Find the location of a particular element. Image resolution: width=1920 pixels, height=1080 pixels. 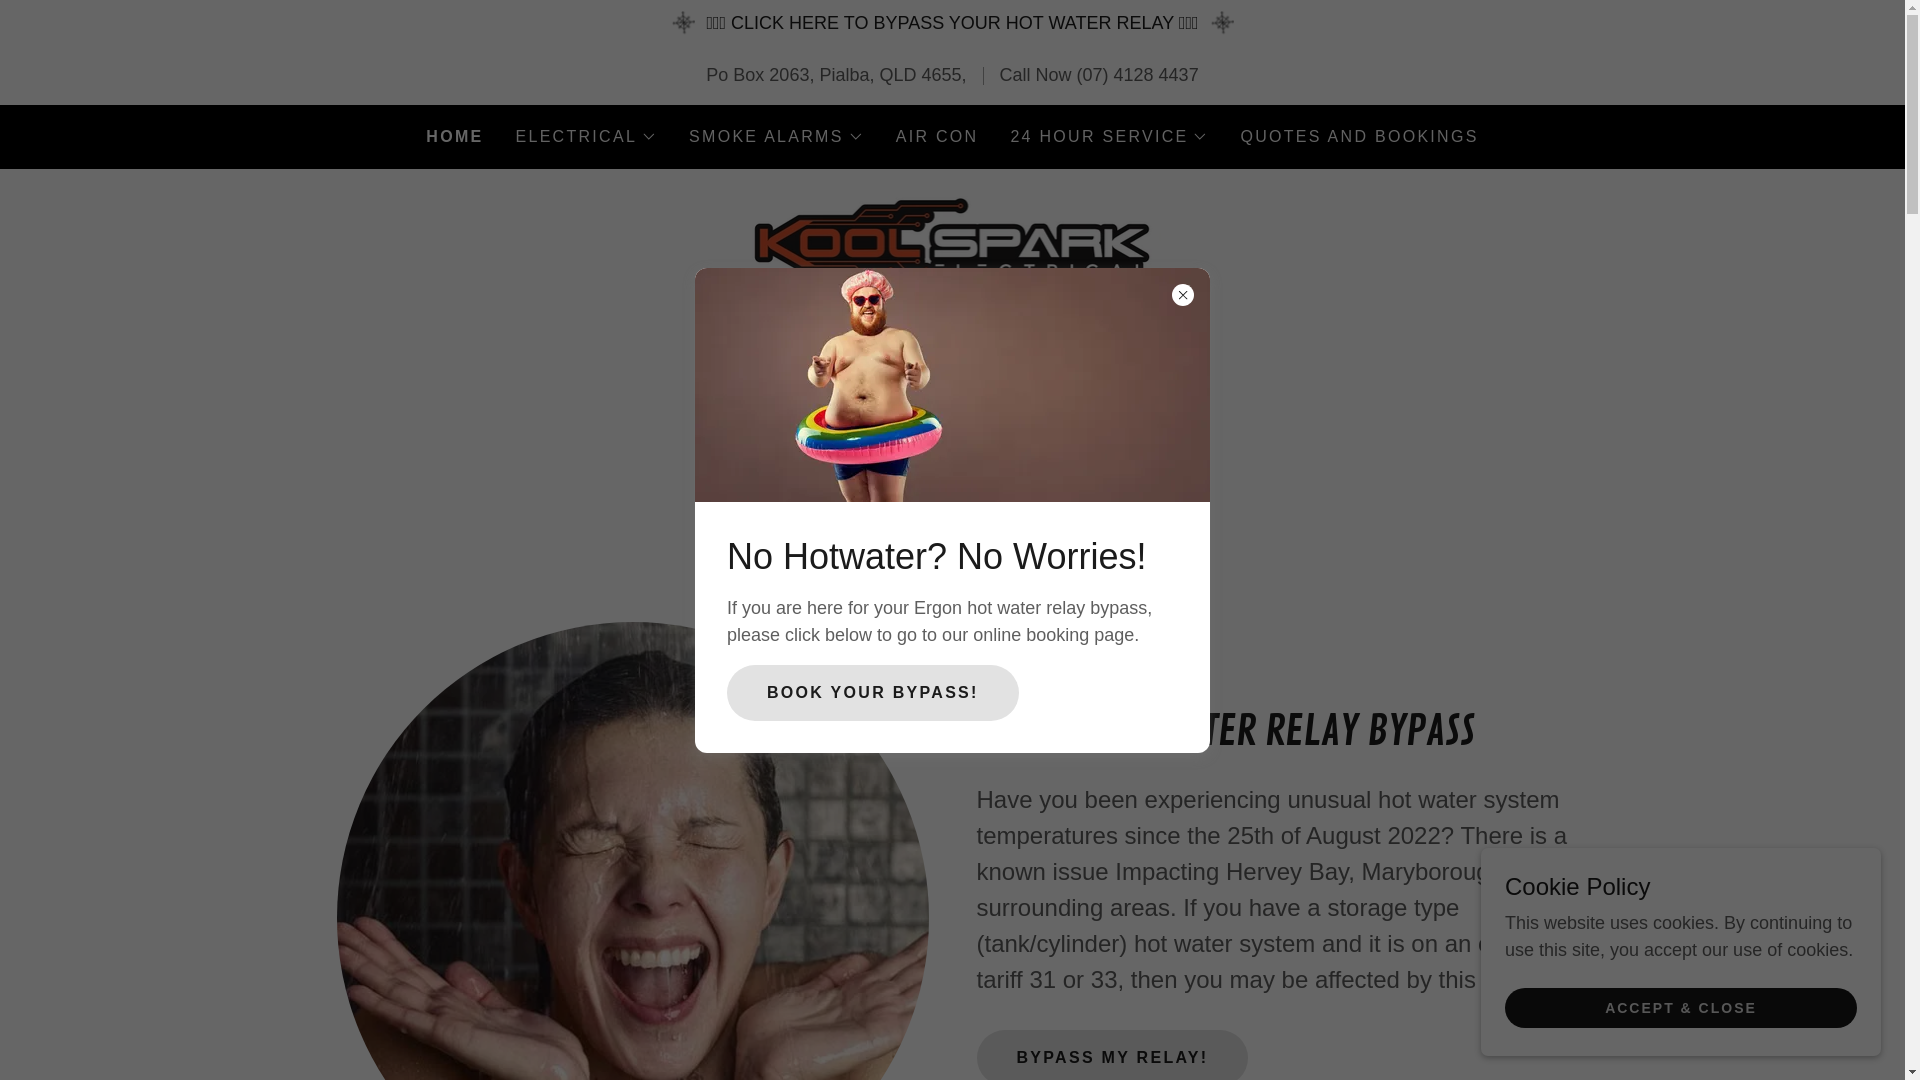

'HOME' is located at coordinates (425, 136).